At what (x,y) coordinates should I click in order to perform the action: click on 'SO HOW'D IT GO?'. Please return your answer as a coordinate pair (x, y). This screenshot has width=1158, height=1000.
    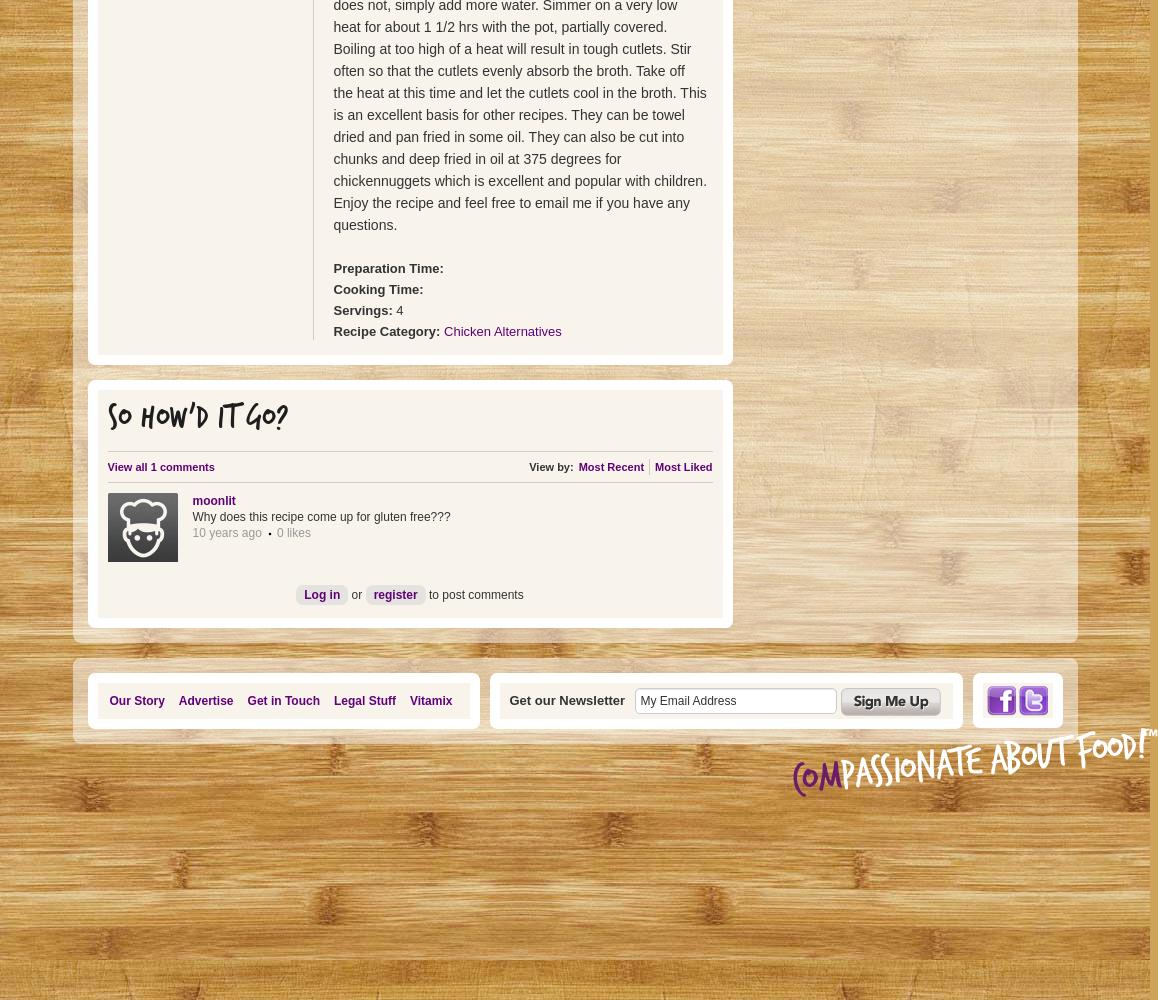
    Looking at the image, I should click on (198, 418).